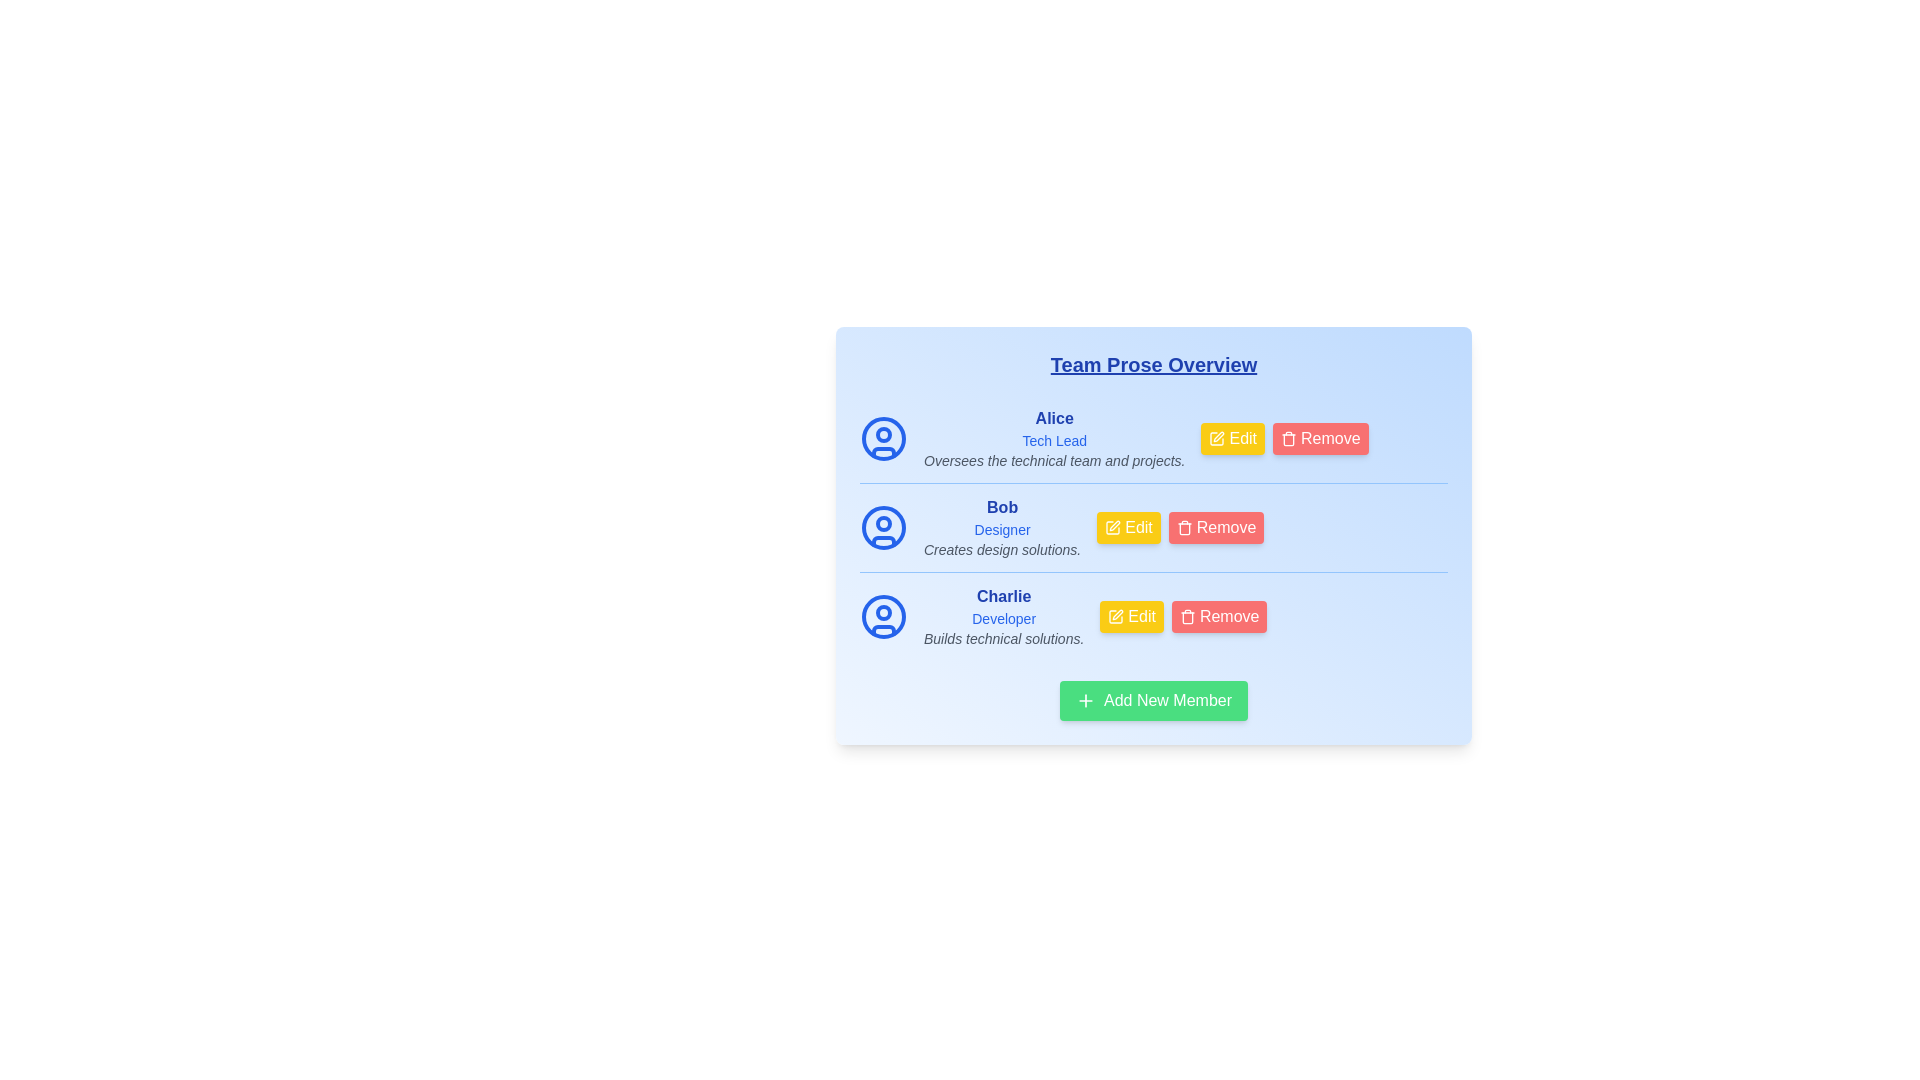  I want to click on the 'Edit' button next to the 'Bob' entry in the user list table, so click(1112, 527).